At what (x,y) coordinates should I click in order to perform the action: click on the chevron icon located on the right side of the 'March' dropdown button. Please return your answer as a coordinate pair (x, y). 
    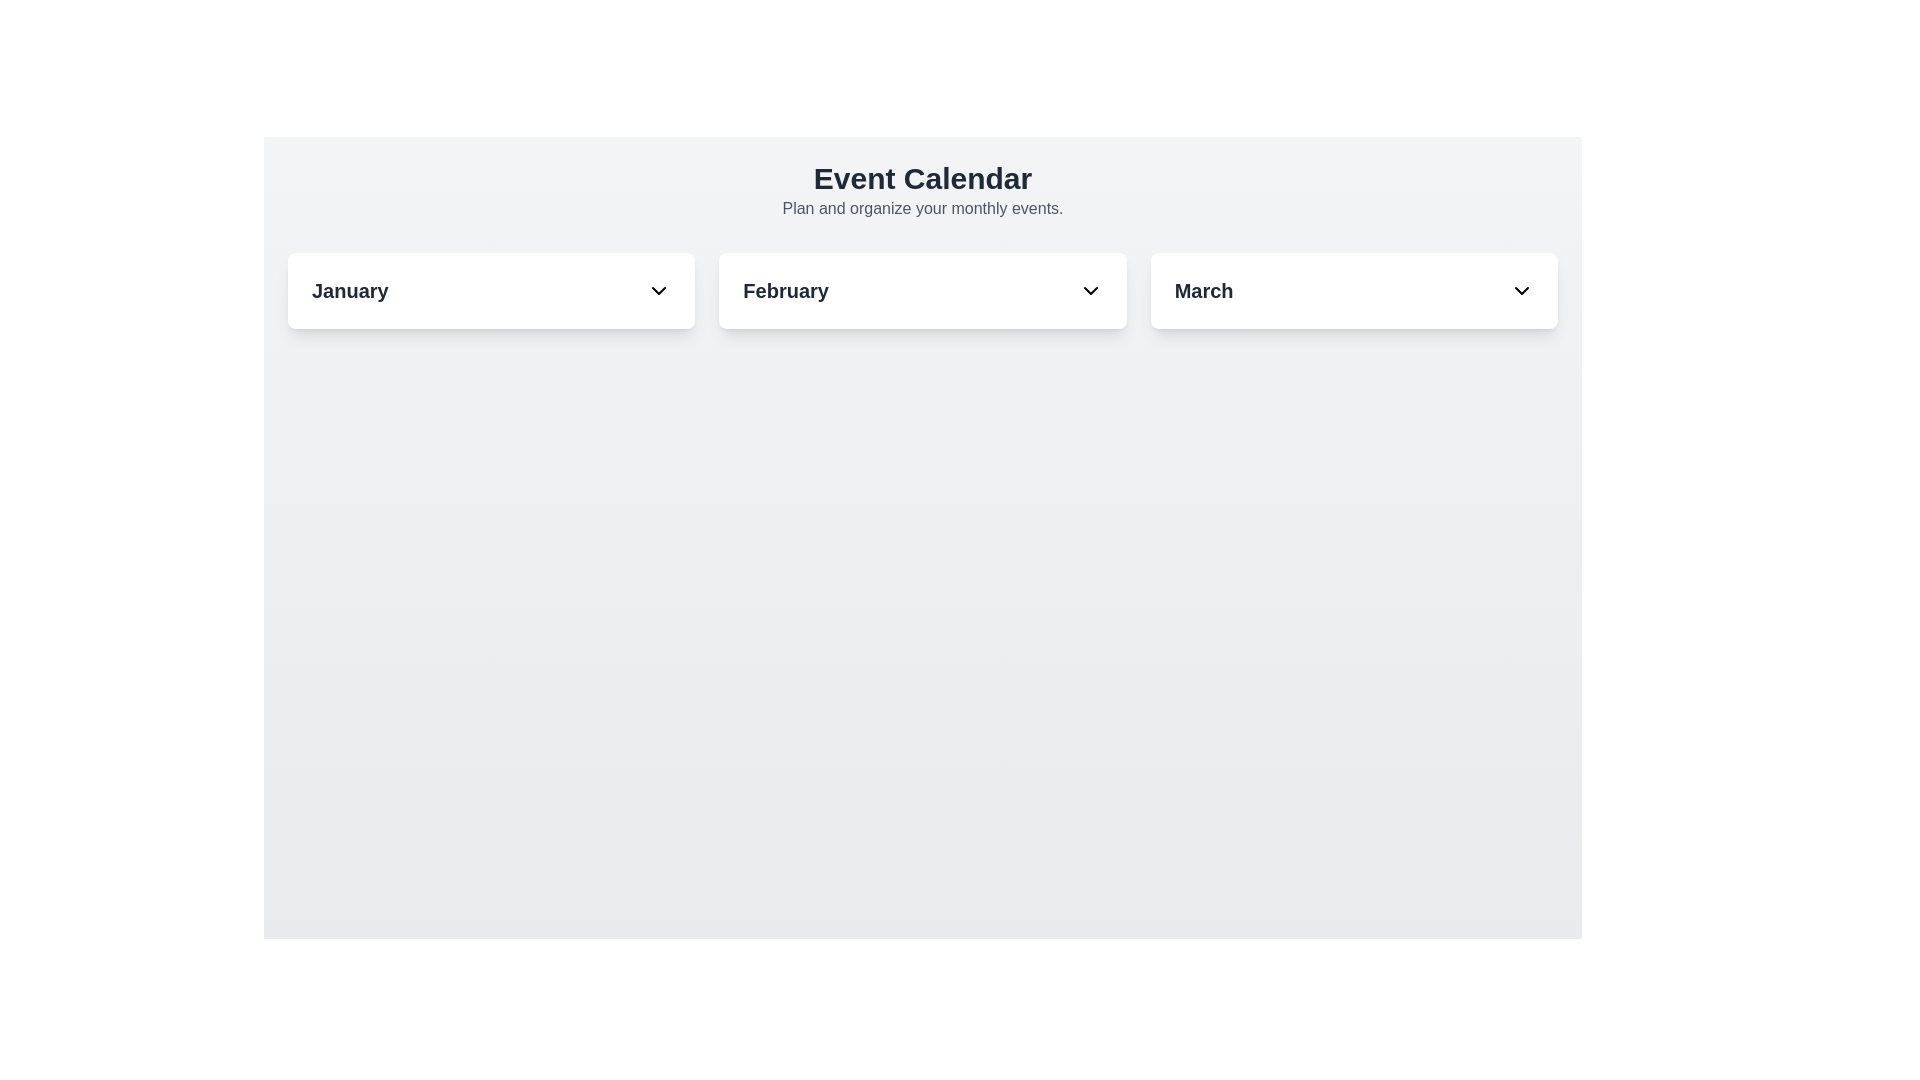
    Looking at the image, I should click on (1520, 290).